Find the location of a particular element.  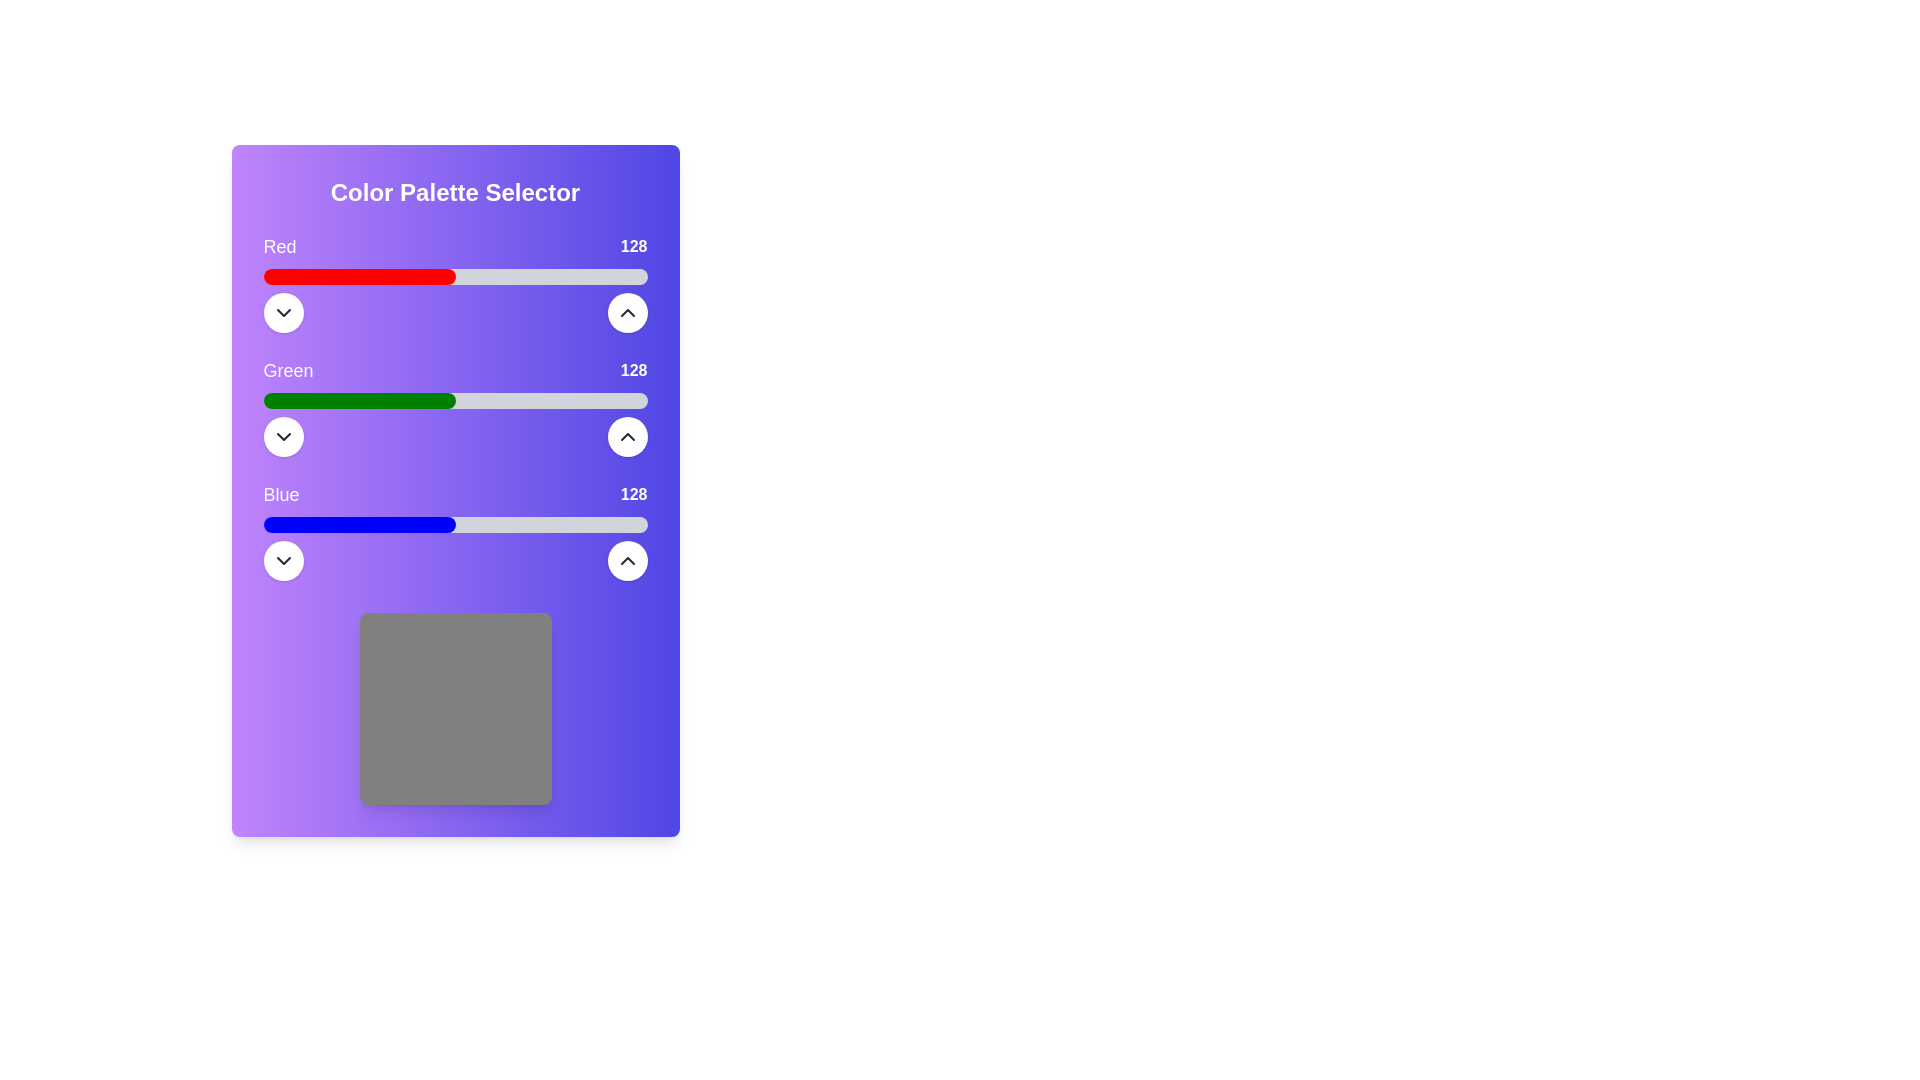

the third horizontal progress bar, which has a gray background and a blue filled section representing half of the progress, located under the text 'Blue' and the numeric value '128' is located at coordinates (454, 523).